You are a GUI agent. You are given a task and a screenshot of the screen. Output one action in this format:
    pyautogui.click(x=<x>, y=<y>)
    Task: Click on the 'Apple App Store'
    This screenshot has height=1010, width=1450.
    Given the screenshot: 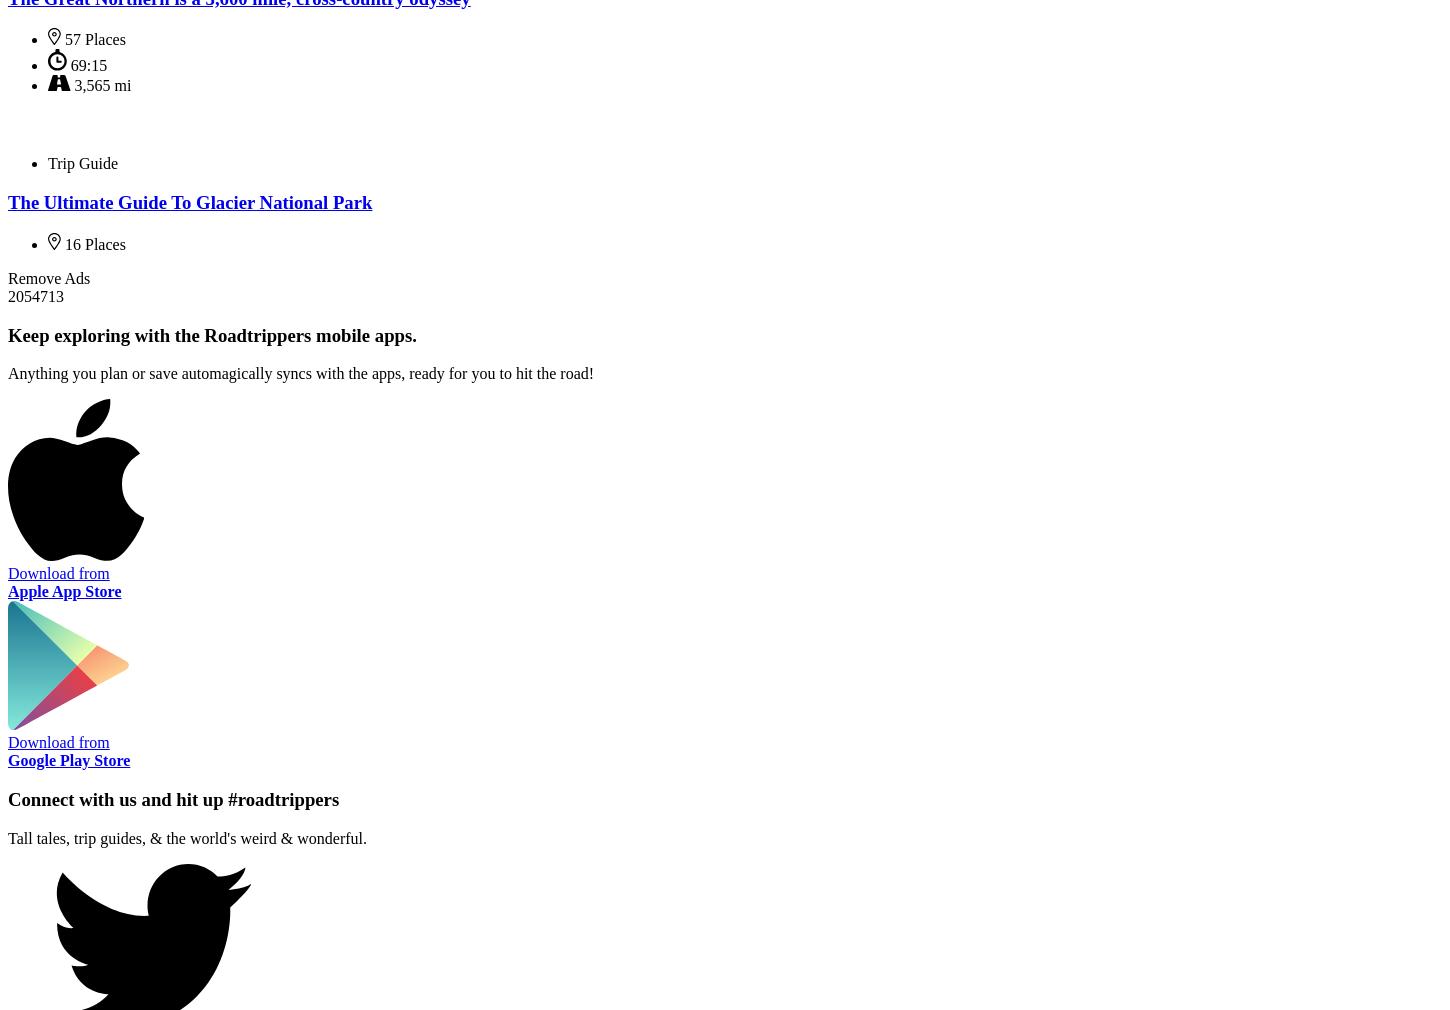 What is the action you would take?
    pyautogui.click(x=64, y=590)
    